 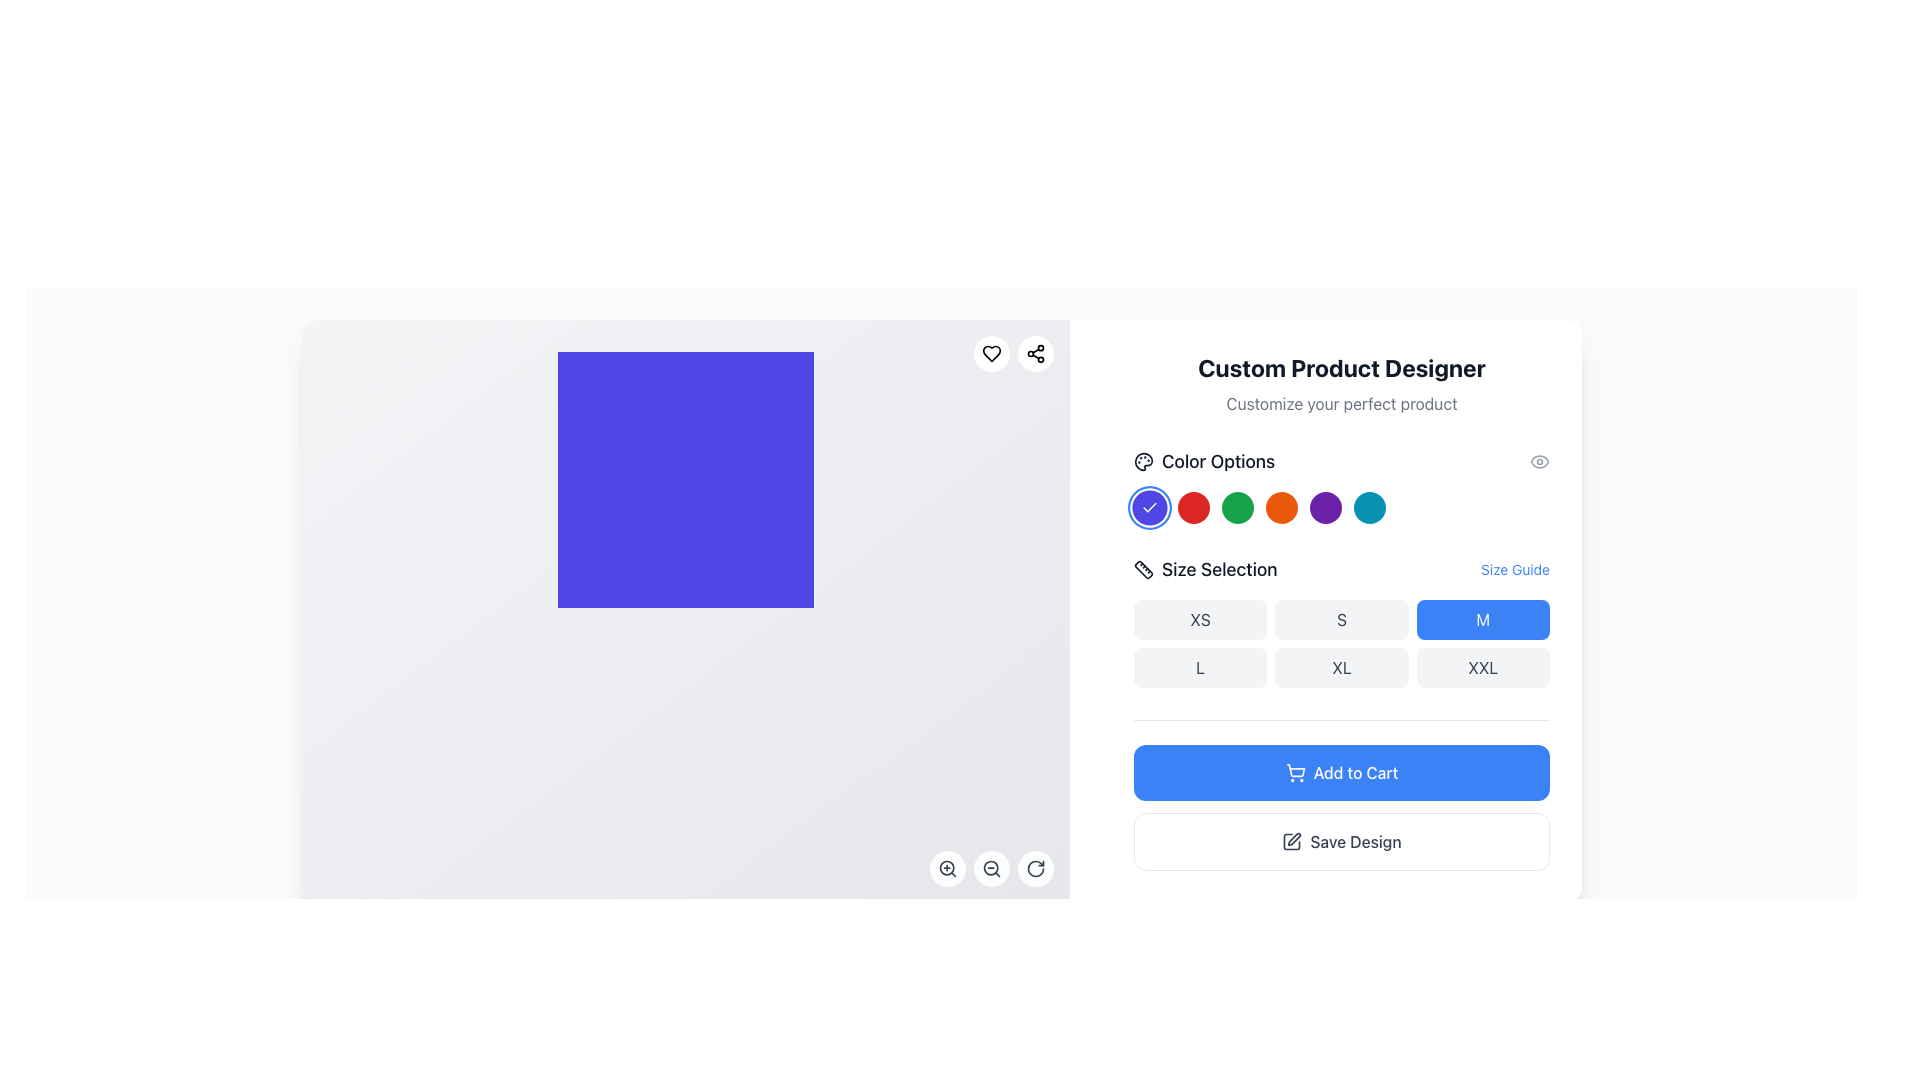 What do you see at coordinates (1483, 619) in the screenshot?
I see `the 'M' size selection button, which is a rounded rectangular button with a blue background and white text, located in the first row and third column of the 'Size Selection' section` at bounding box center [1483, 619].